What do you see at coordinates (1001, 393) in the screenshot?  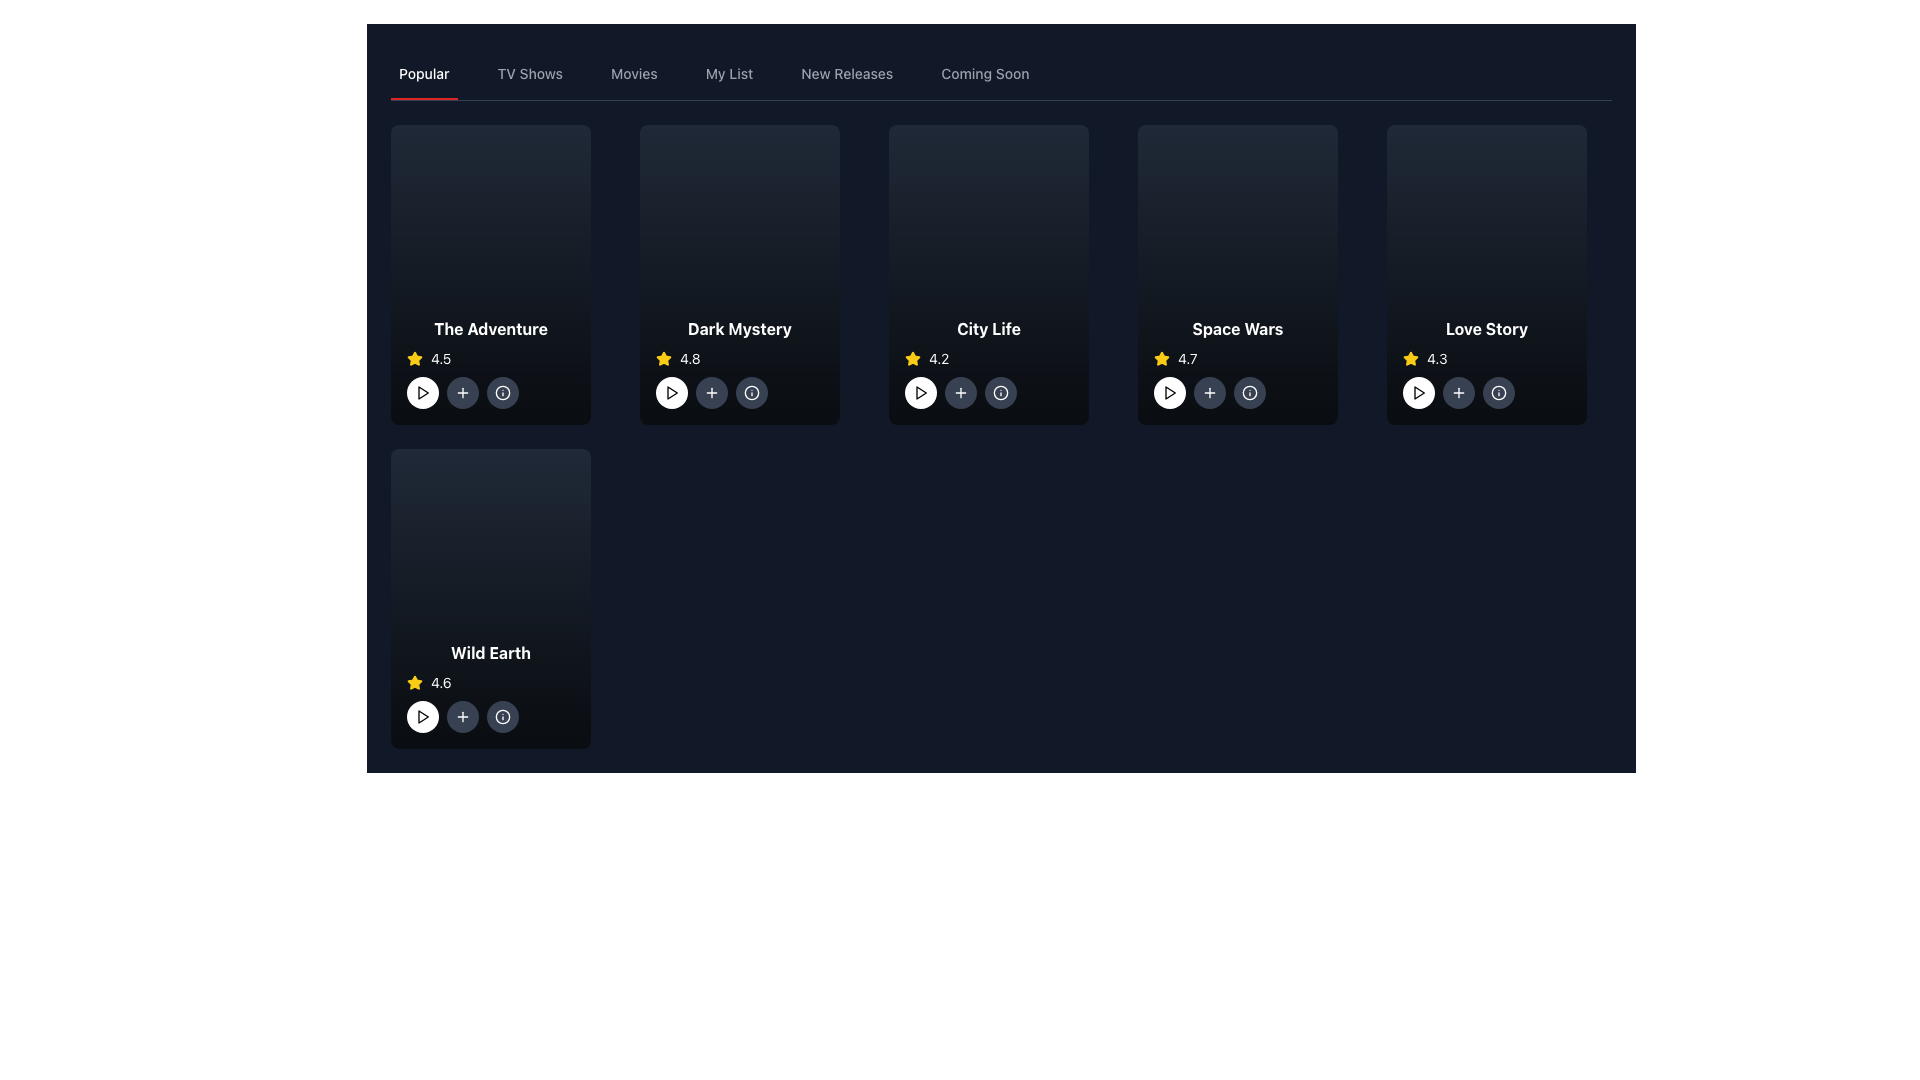 I see `the circular element within the SVG graphic, which is part of an information icon located under the 'City Life' title in the middle card of the first row` at bounding box center [1001, 393].